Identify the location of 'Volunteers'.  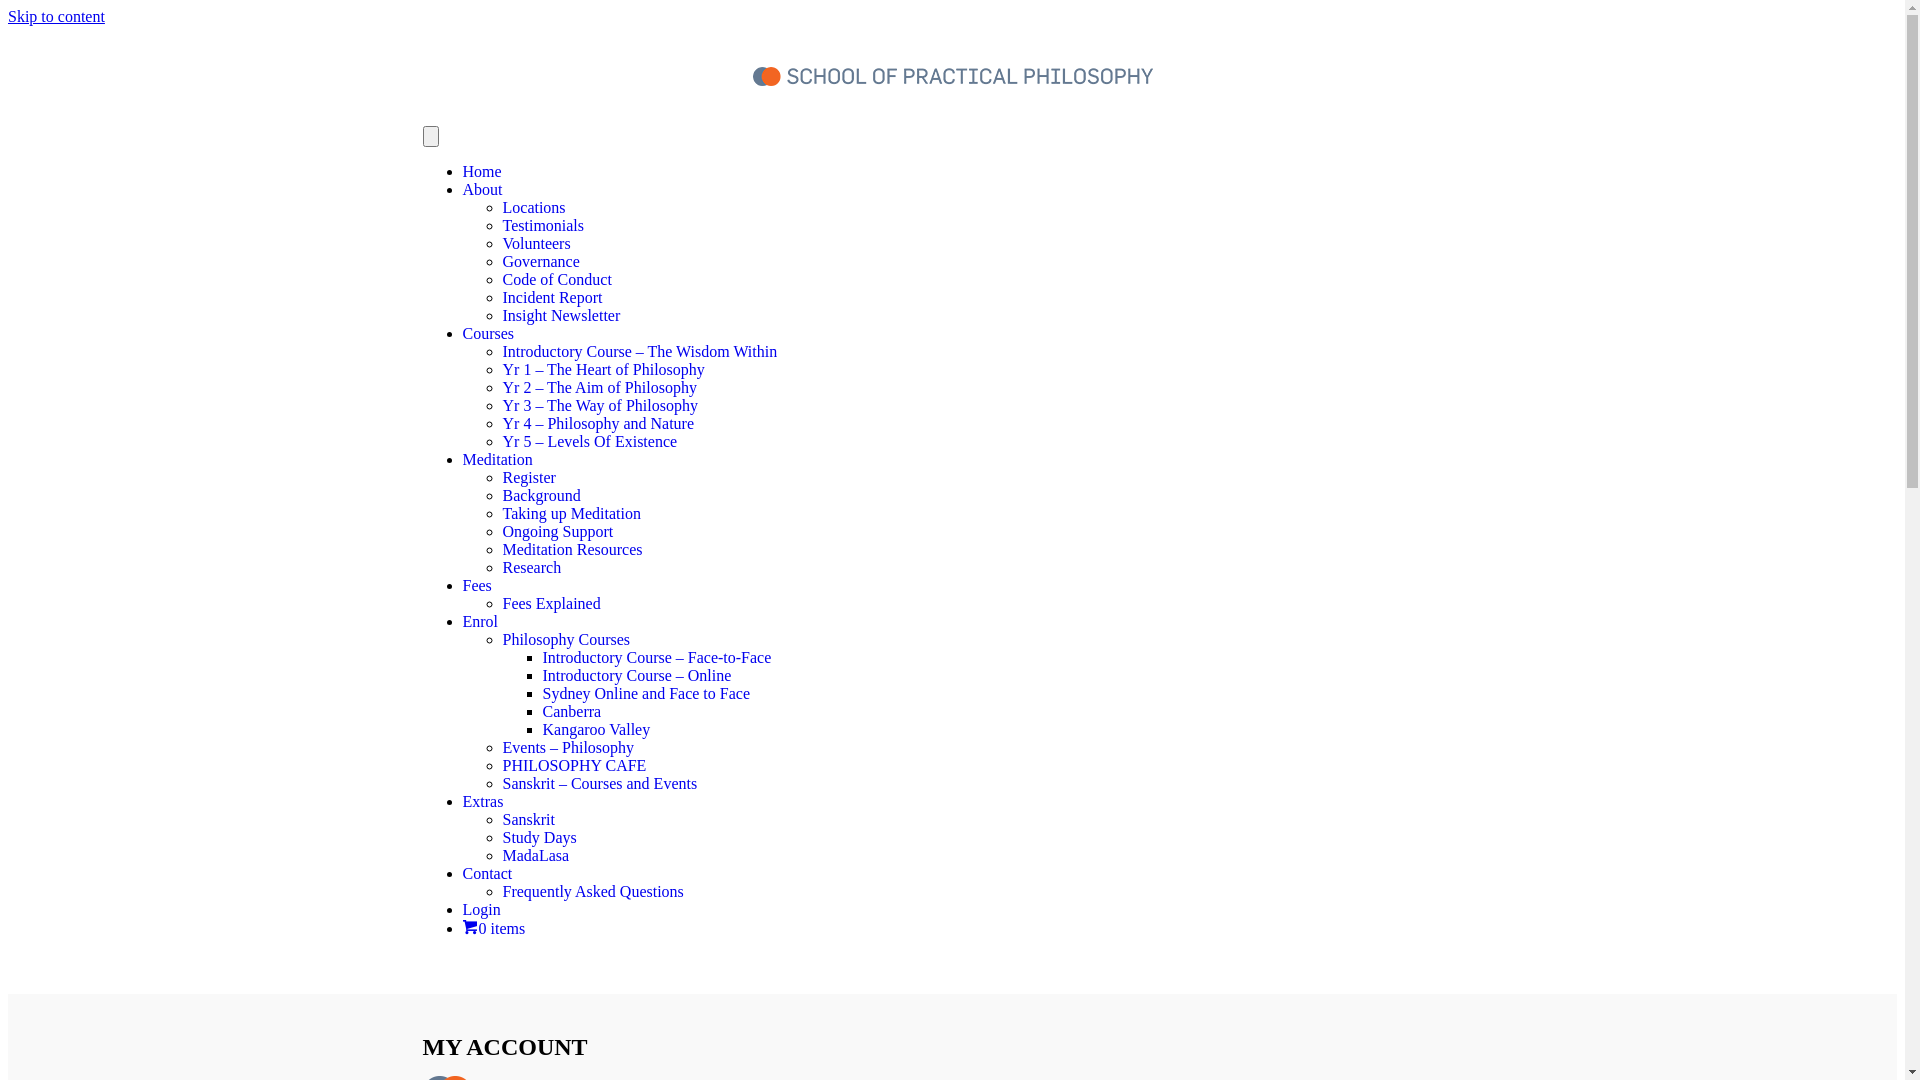
(536, 242).